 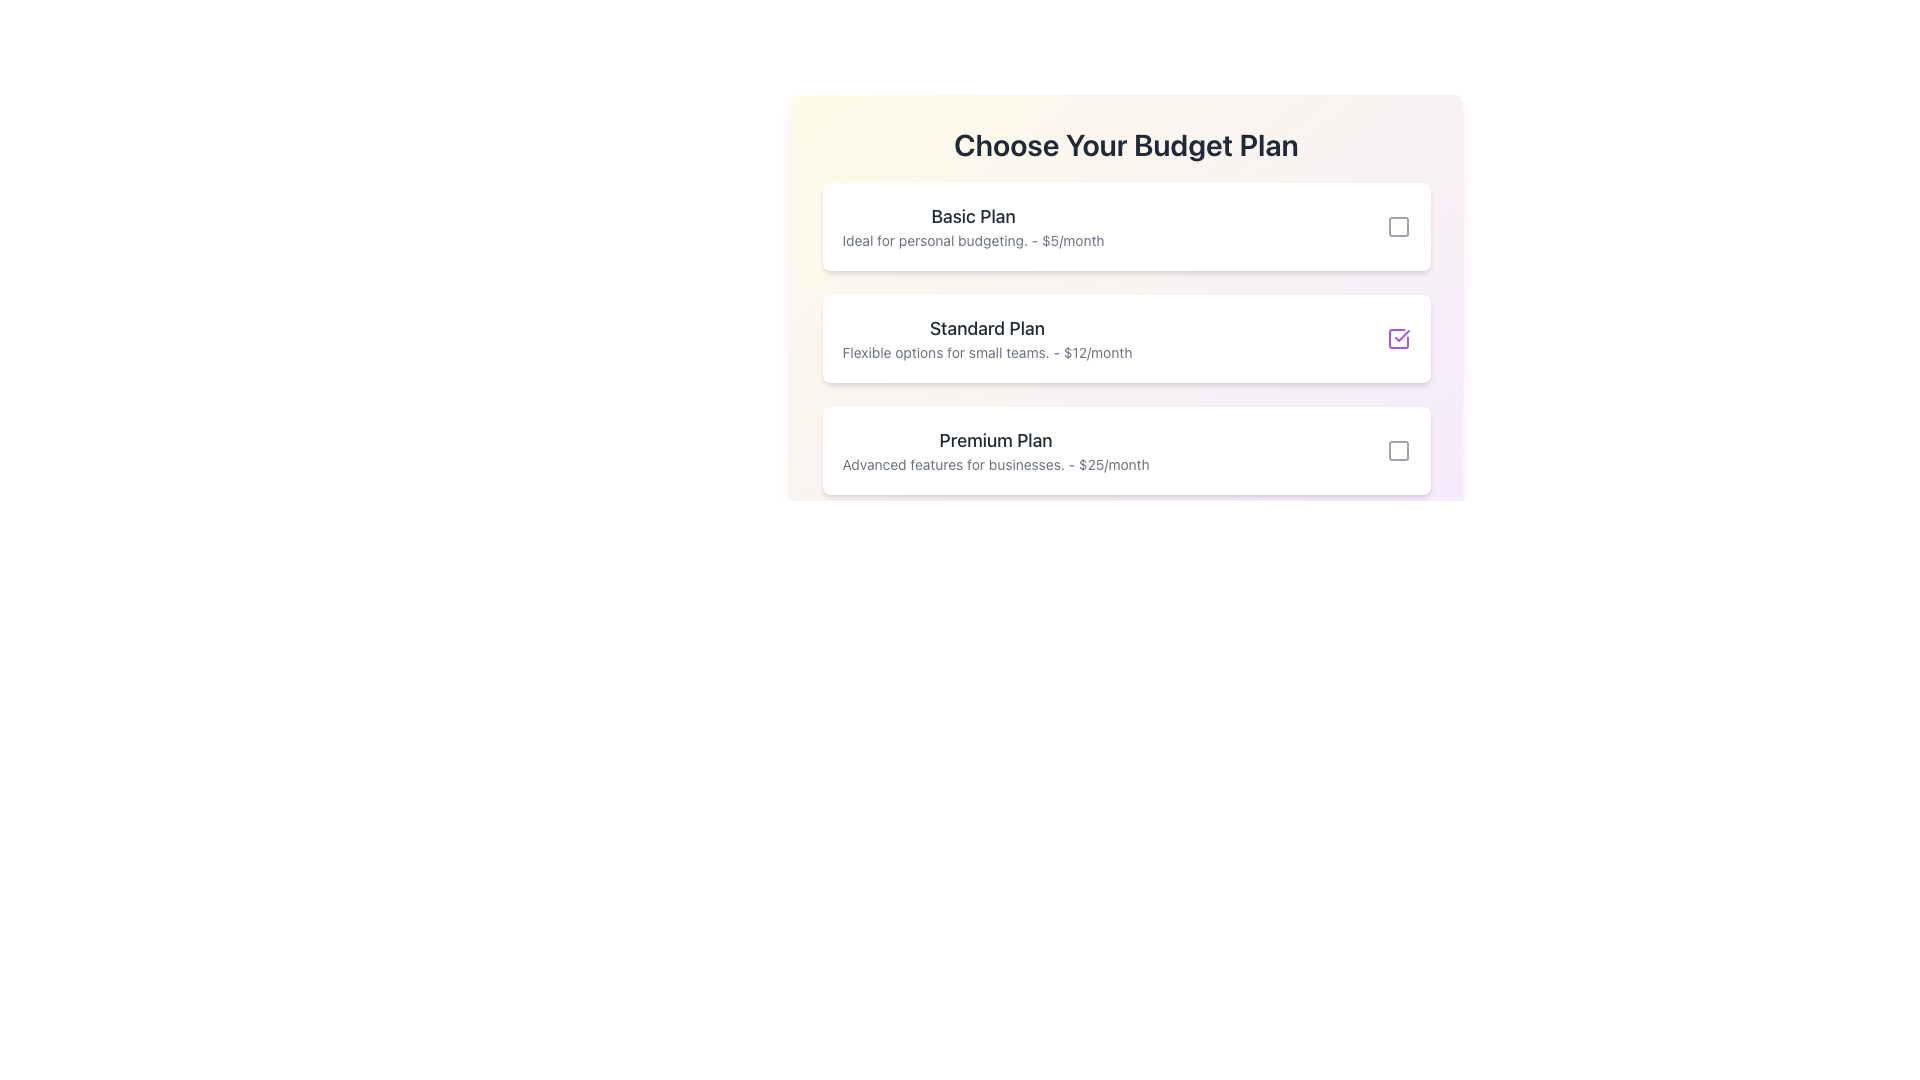 I want to click on the 'Standard Plan' card, so click(x=987, y=338).